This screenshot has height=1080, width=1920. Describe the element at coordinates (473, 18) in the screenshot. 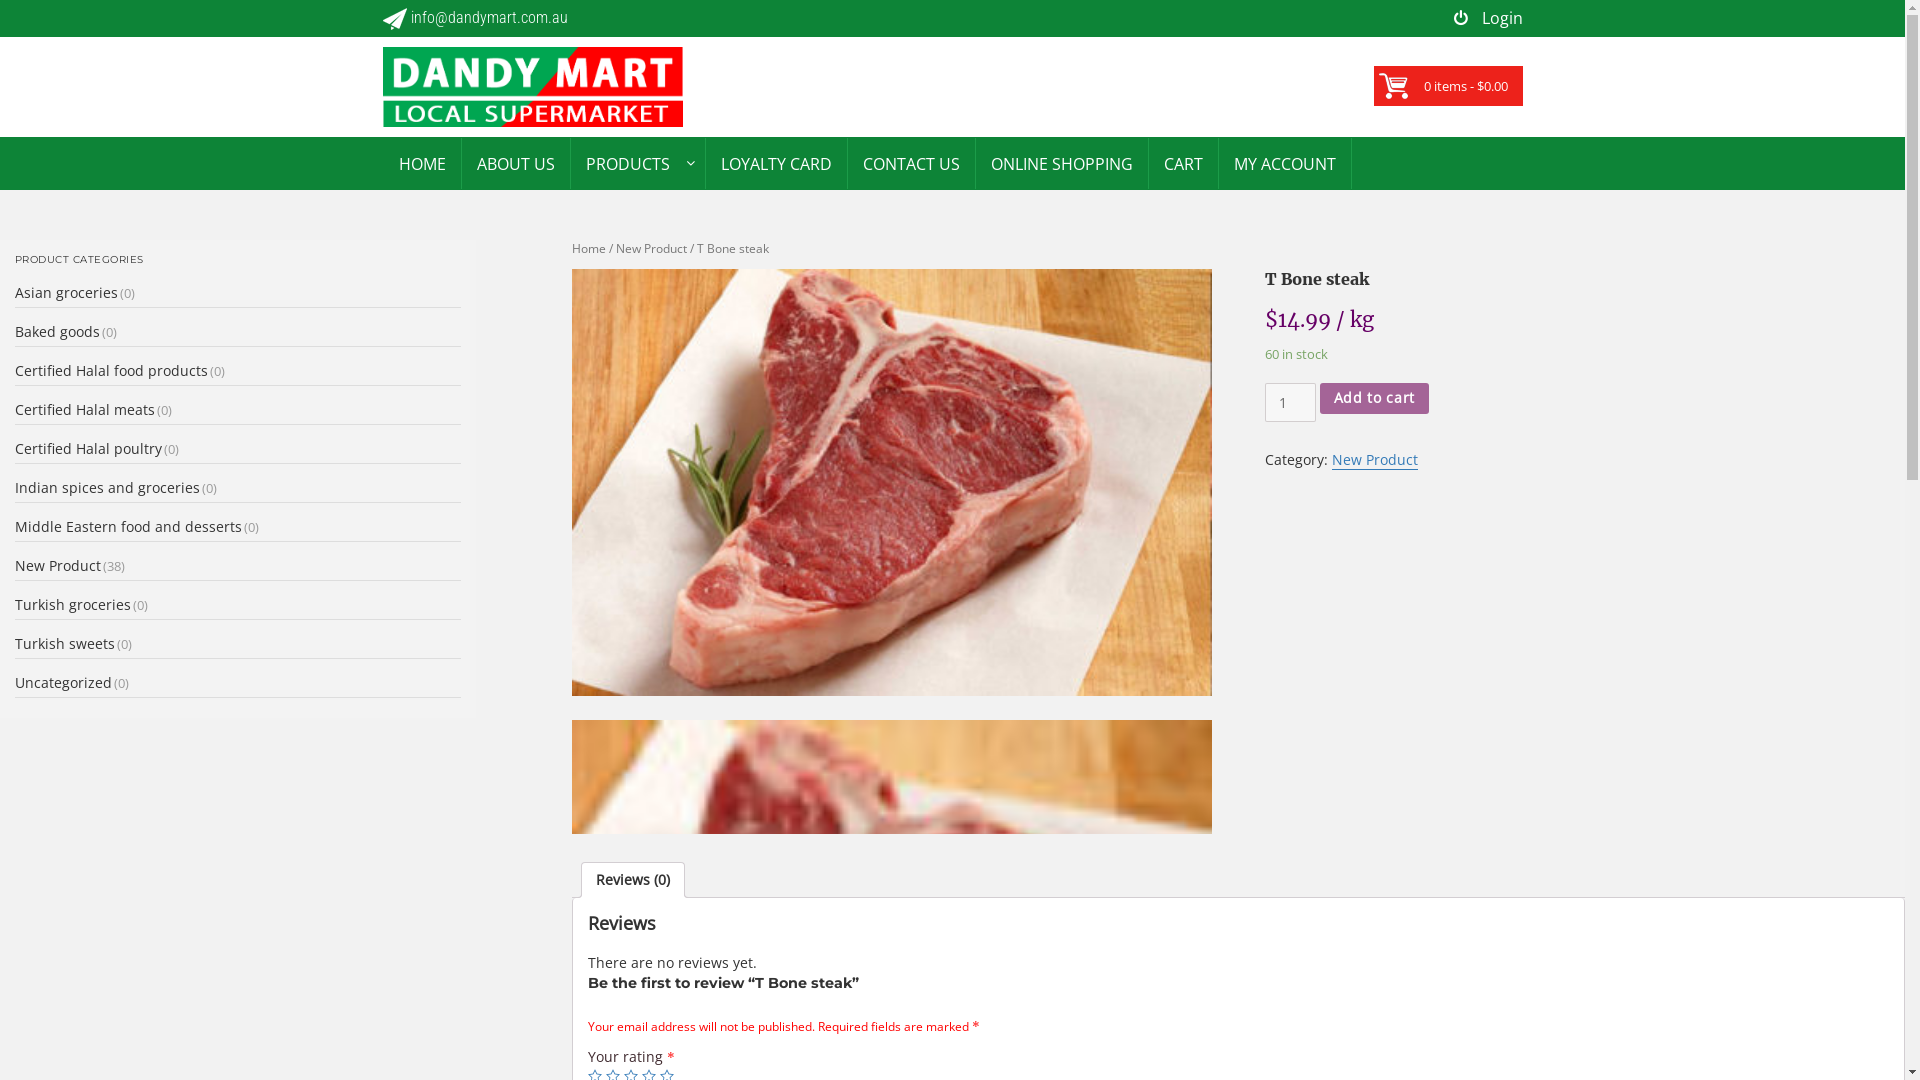

I see `'info@dandymart.com.au'` at that location.